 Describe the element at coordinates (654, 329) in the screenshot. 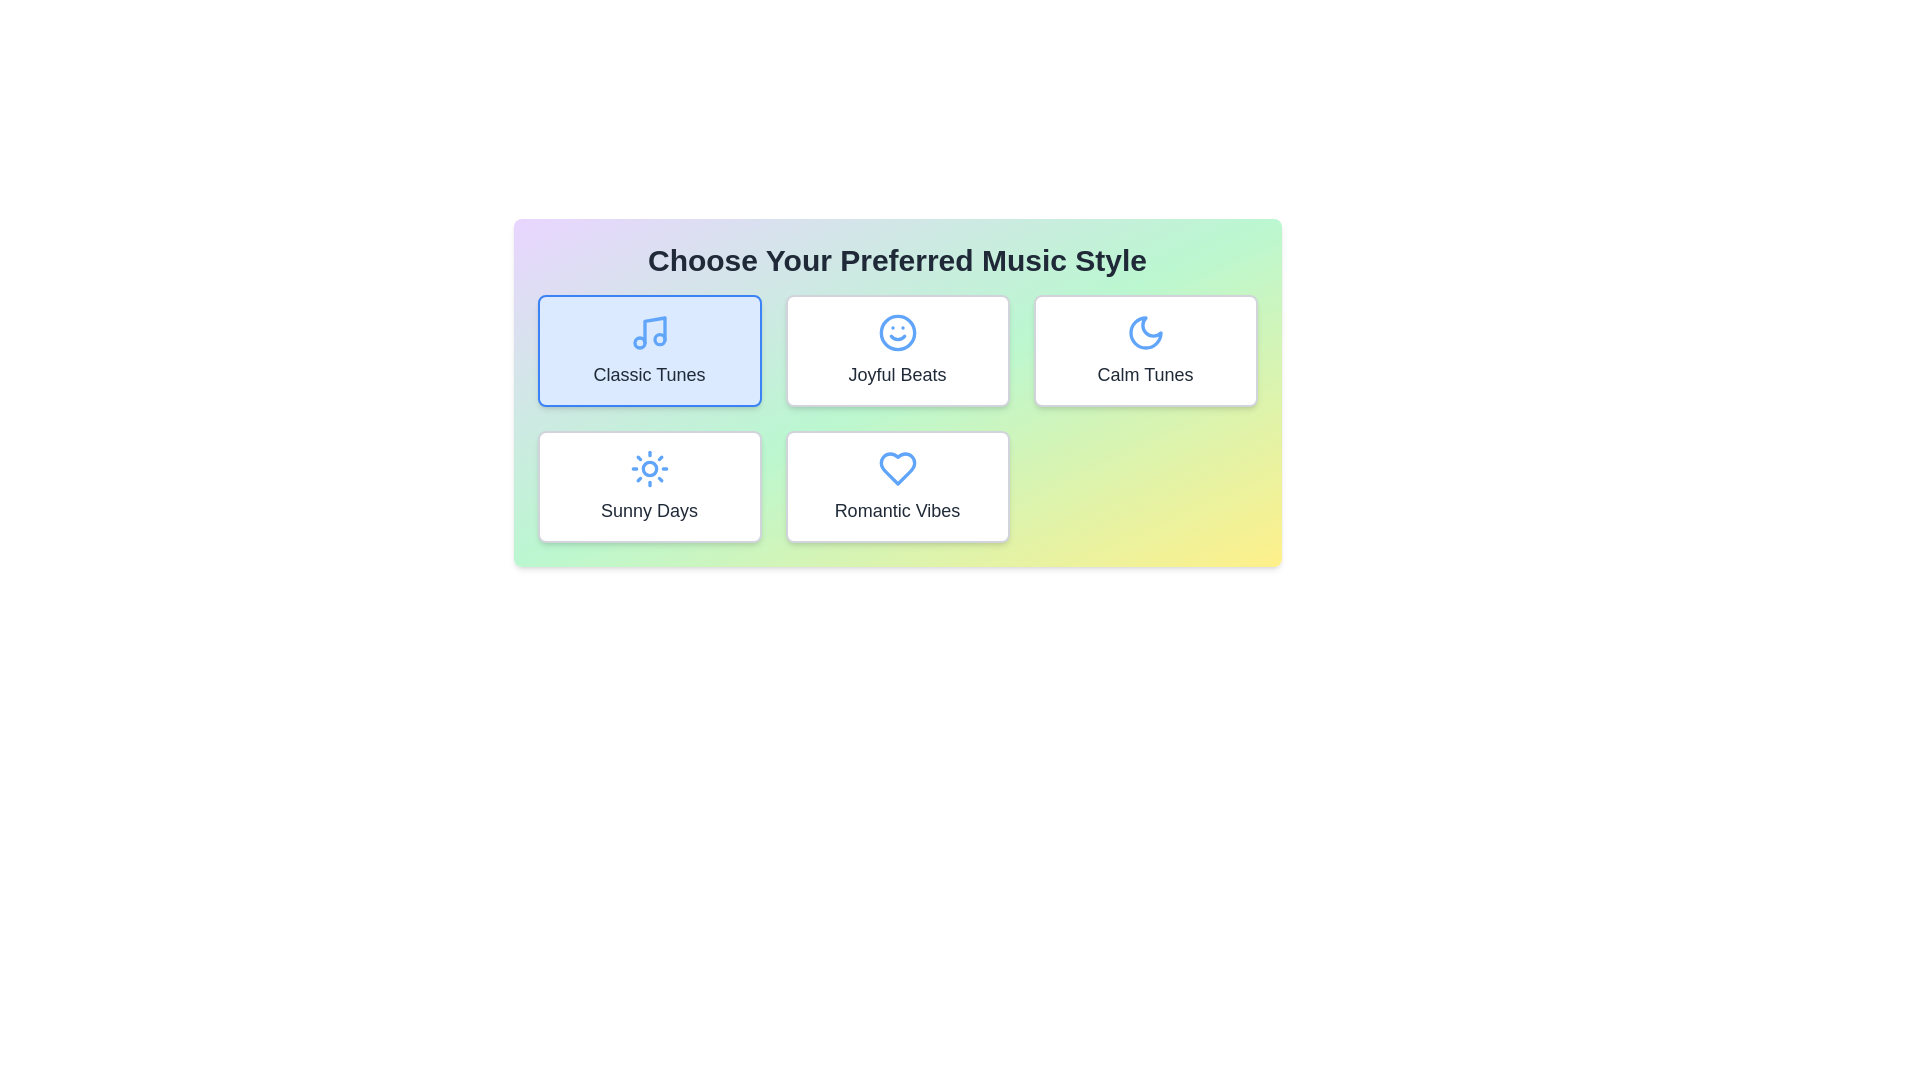

I see `the 'Classic Tunes' icon, which is the first item in the top row of the grid-style layout in the panel, serving as a visual representation of the music style` at that location.